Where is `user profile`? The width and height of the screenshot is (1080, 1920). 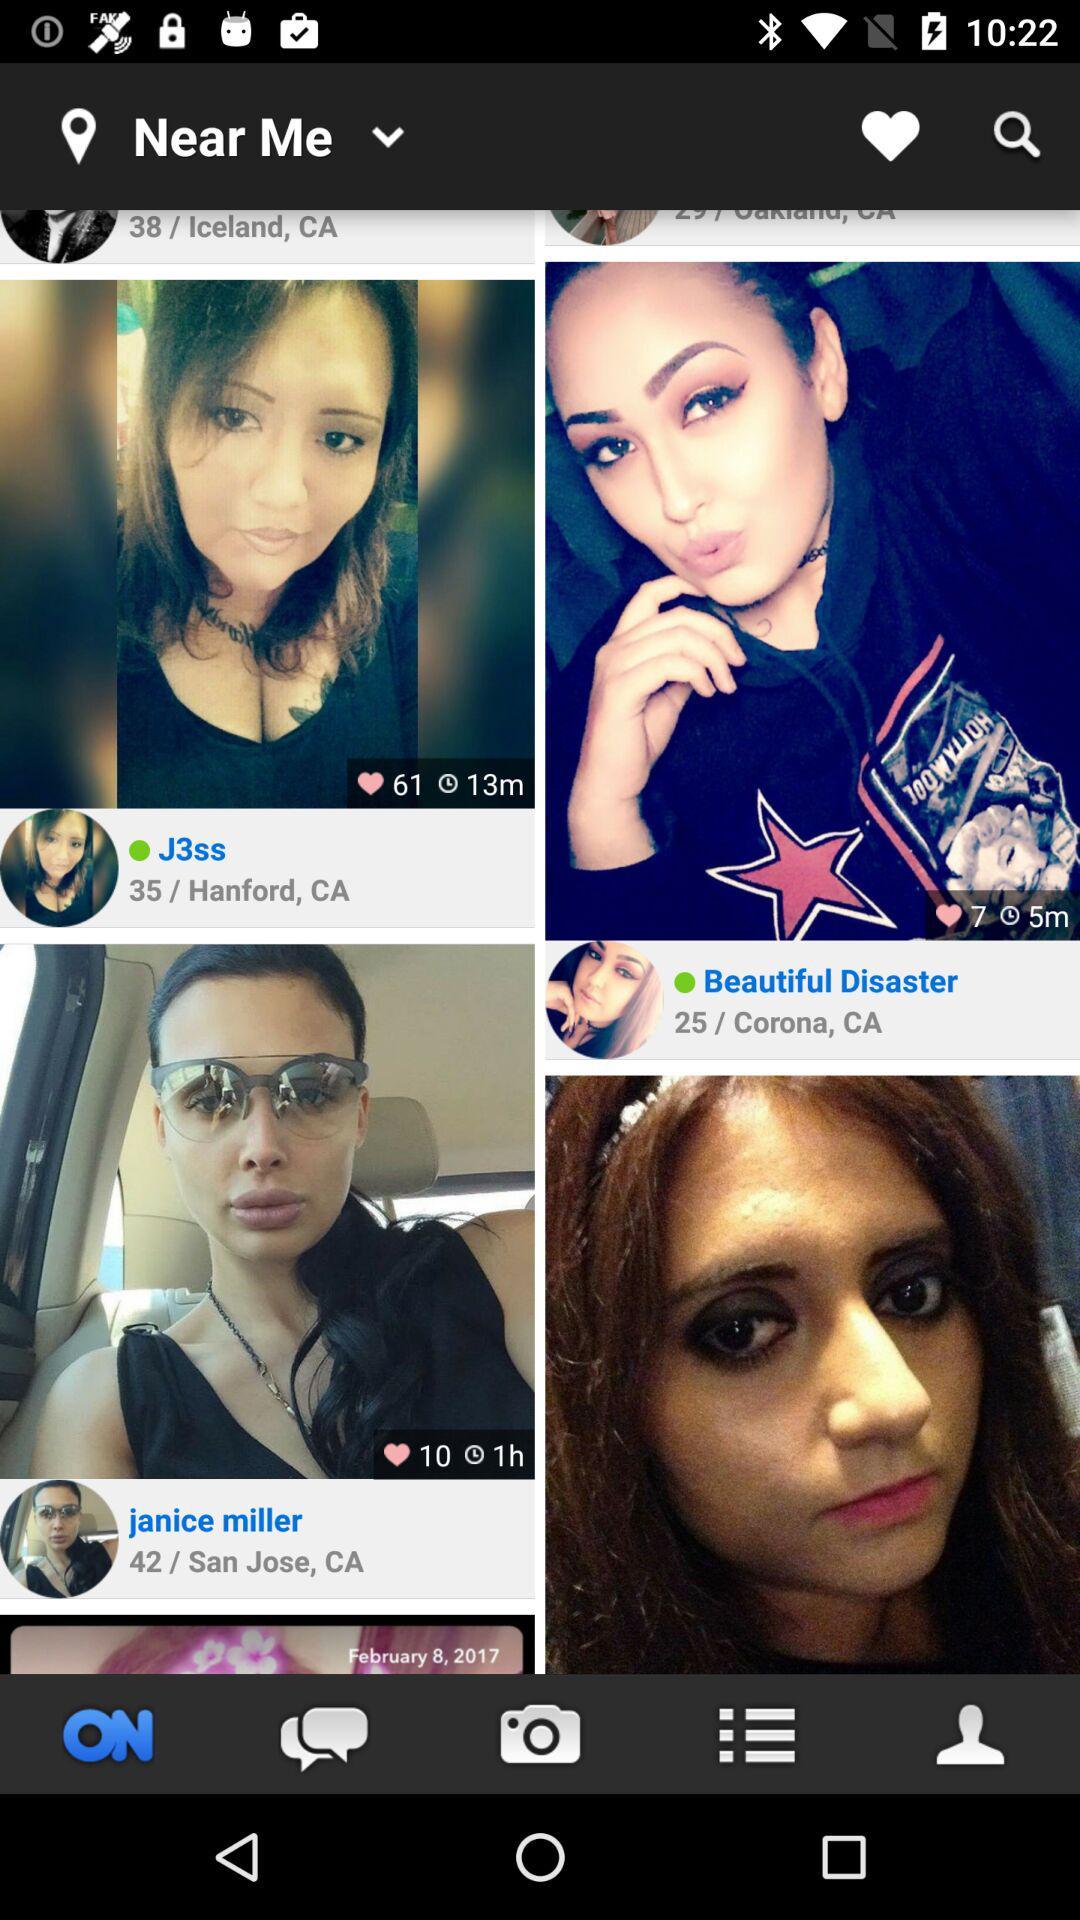
user profile is located at coordinates (603, 227).